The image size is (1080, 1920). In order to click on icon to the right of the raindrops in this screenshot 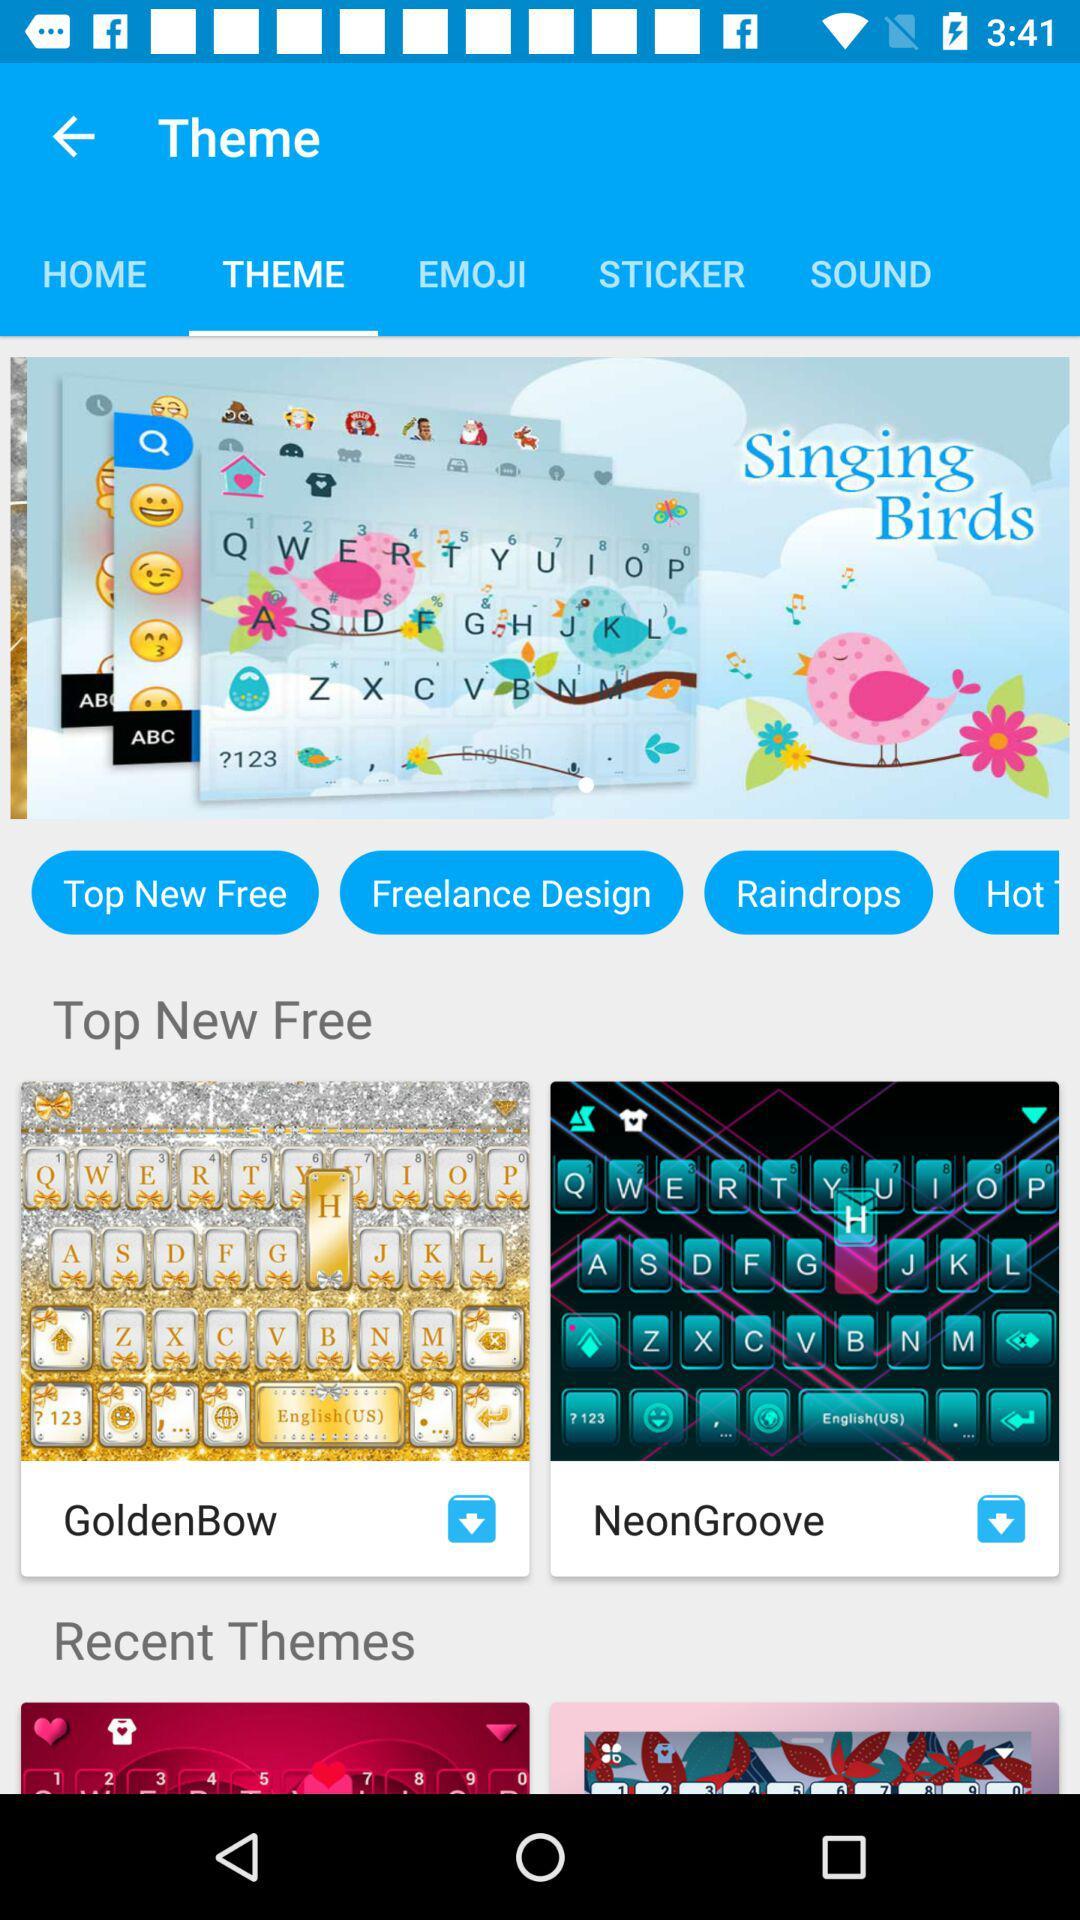, I will do `click(1006, 891)`.